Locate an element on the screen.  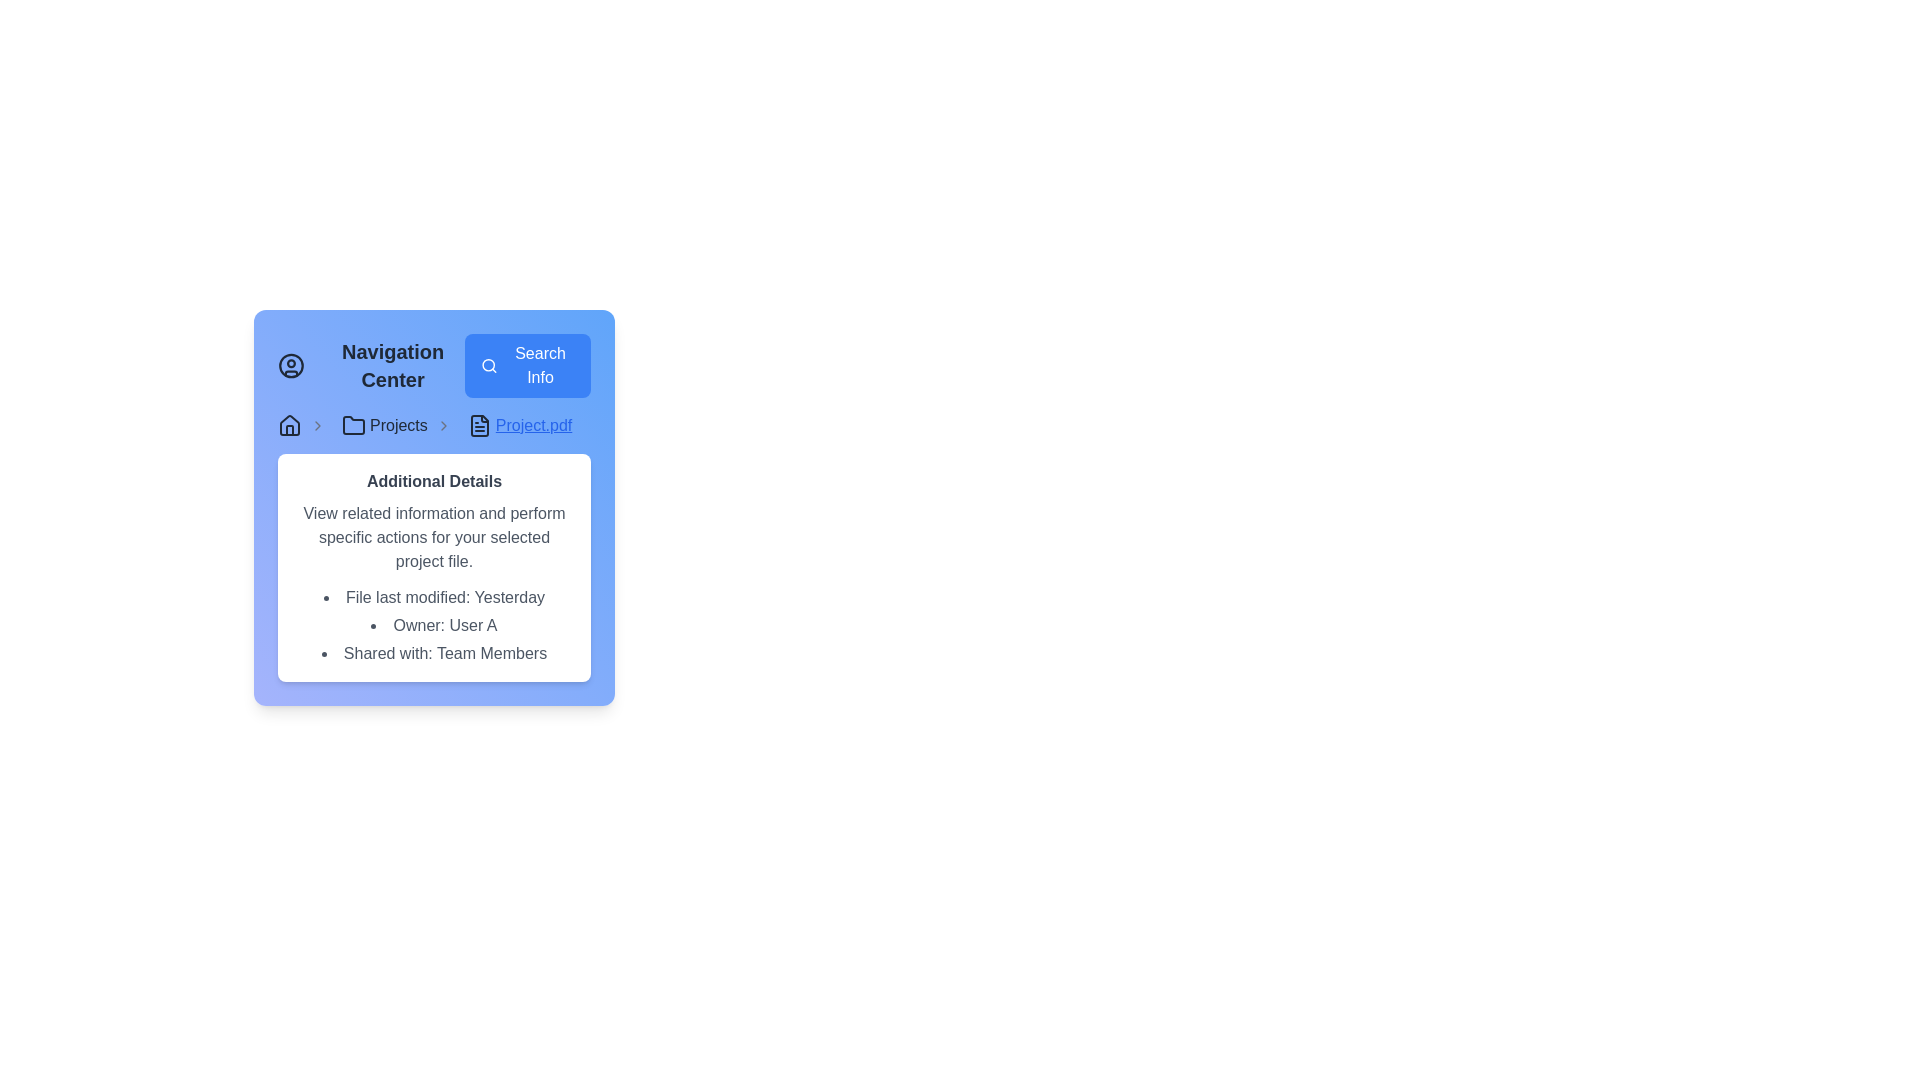
the 'Projects' breadcrumb navigation item, which consists of a text label and a folder icon is located at coordinates (400, 424).